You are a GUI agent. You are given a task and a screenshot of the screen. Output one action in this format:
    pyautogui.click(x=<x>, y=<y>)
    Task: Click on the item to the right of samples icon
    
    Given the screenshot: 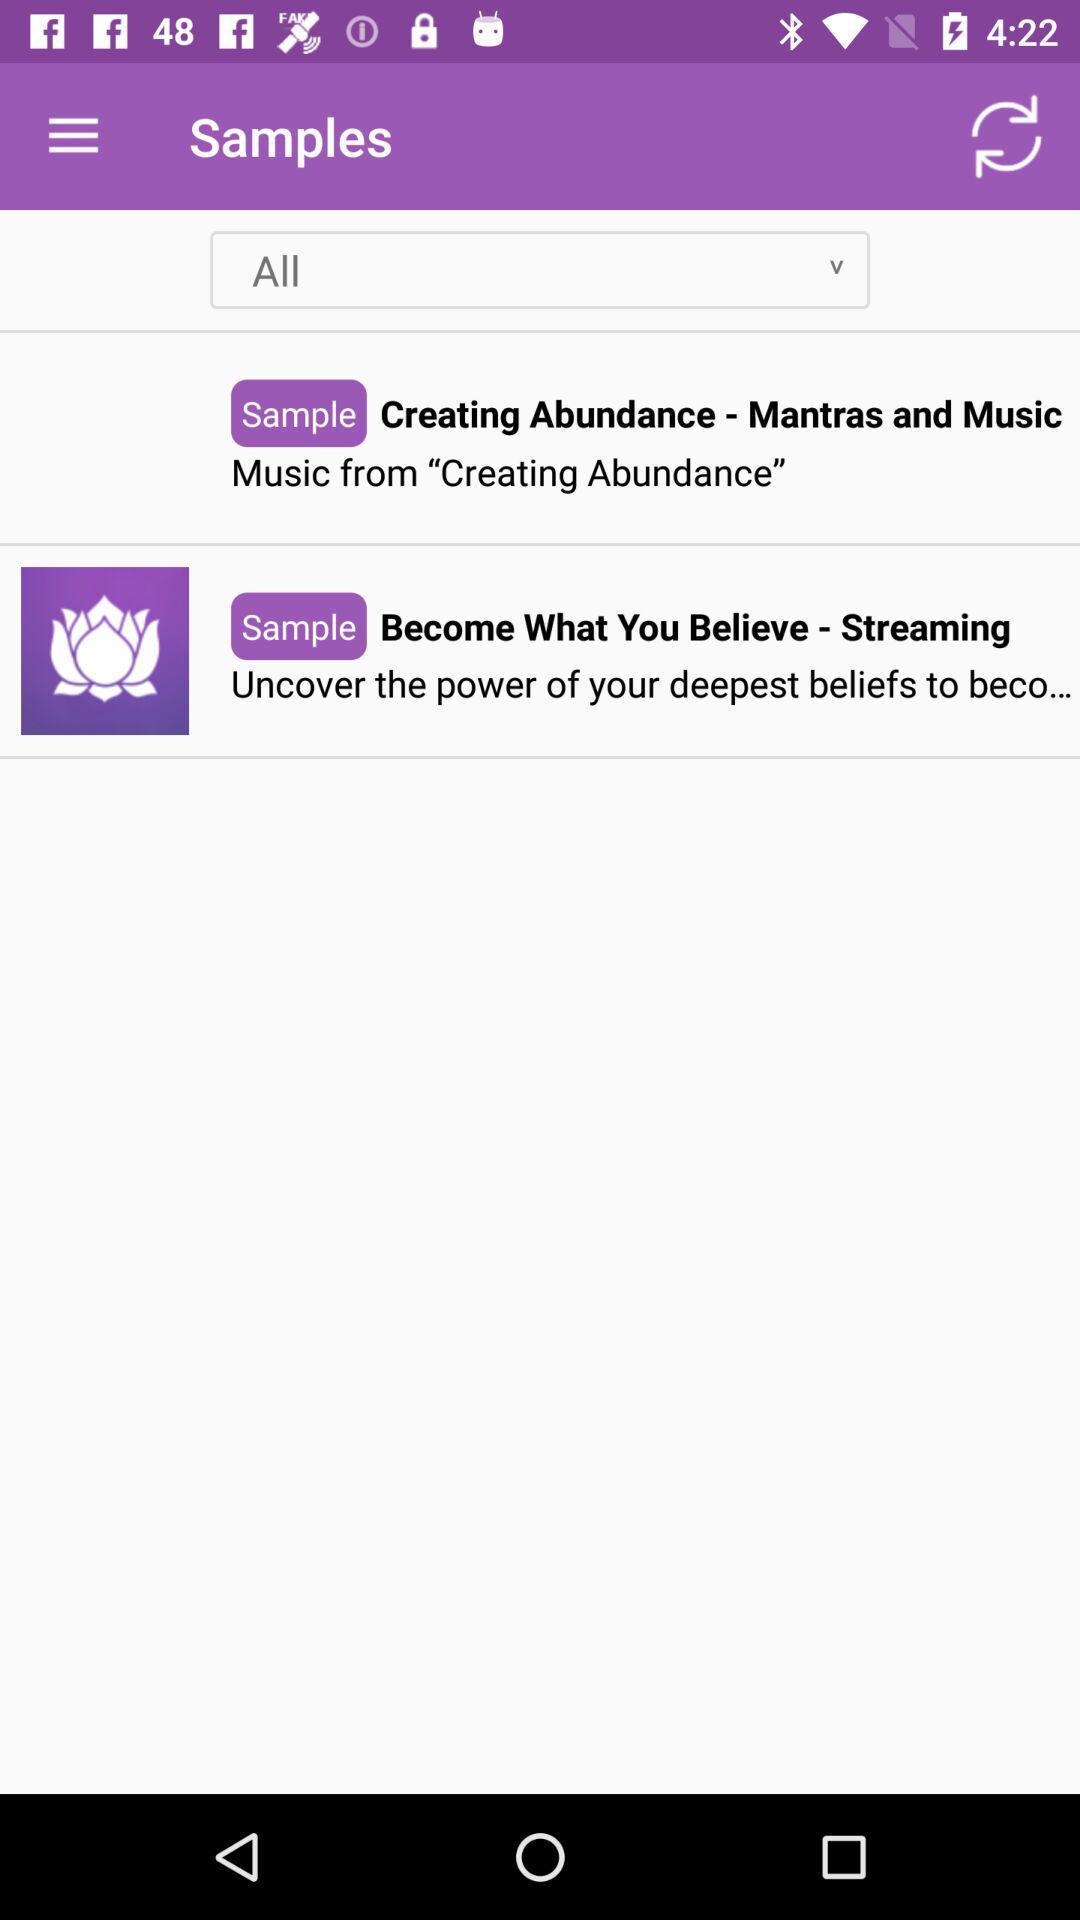 What is the action you would take?
    pyautogui.click(x=1006, y=135)
    